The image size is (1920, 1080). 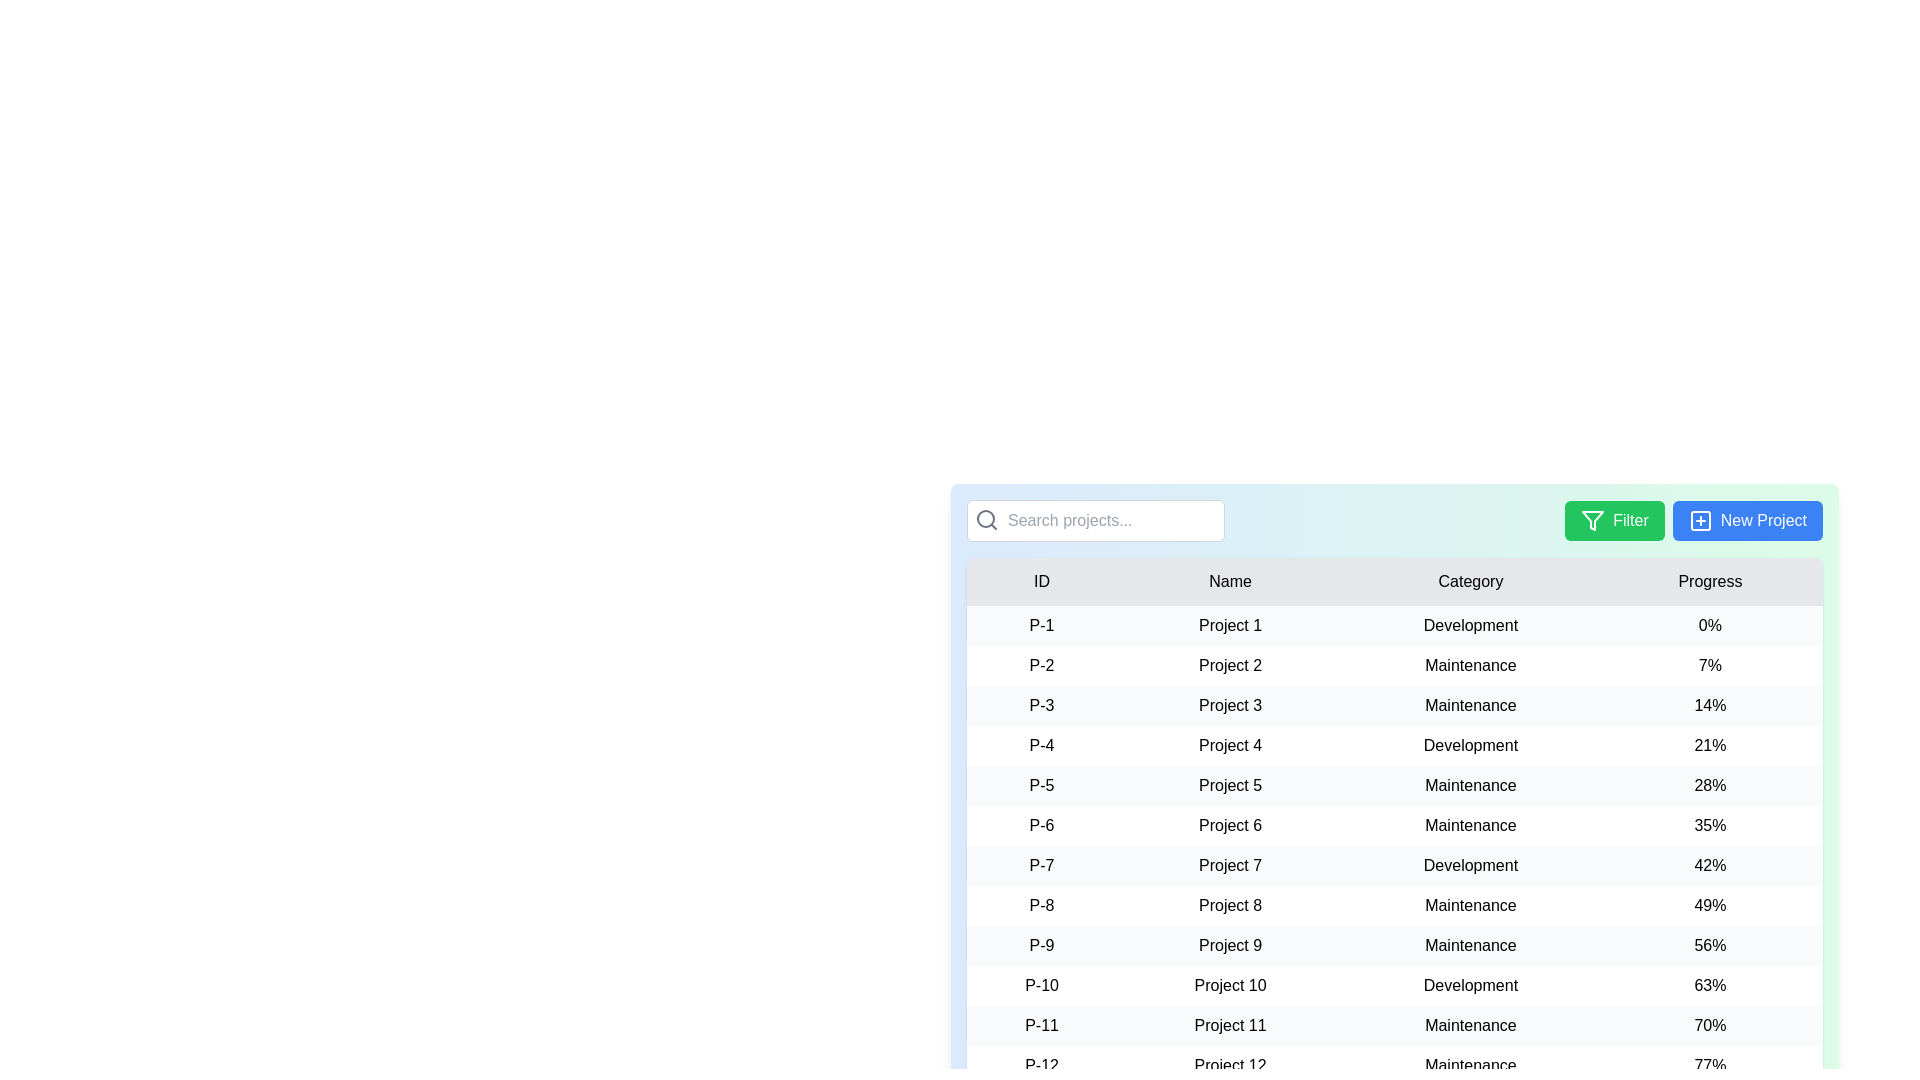 I want to click on the column header to sort the table by ID, so click(x=1040, y=582).